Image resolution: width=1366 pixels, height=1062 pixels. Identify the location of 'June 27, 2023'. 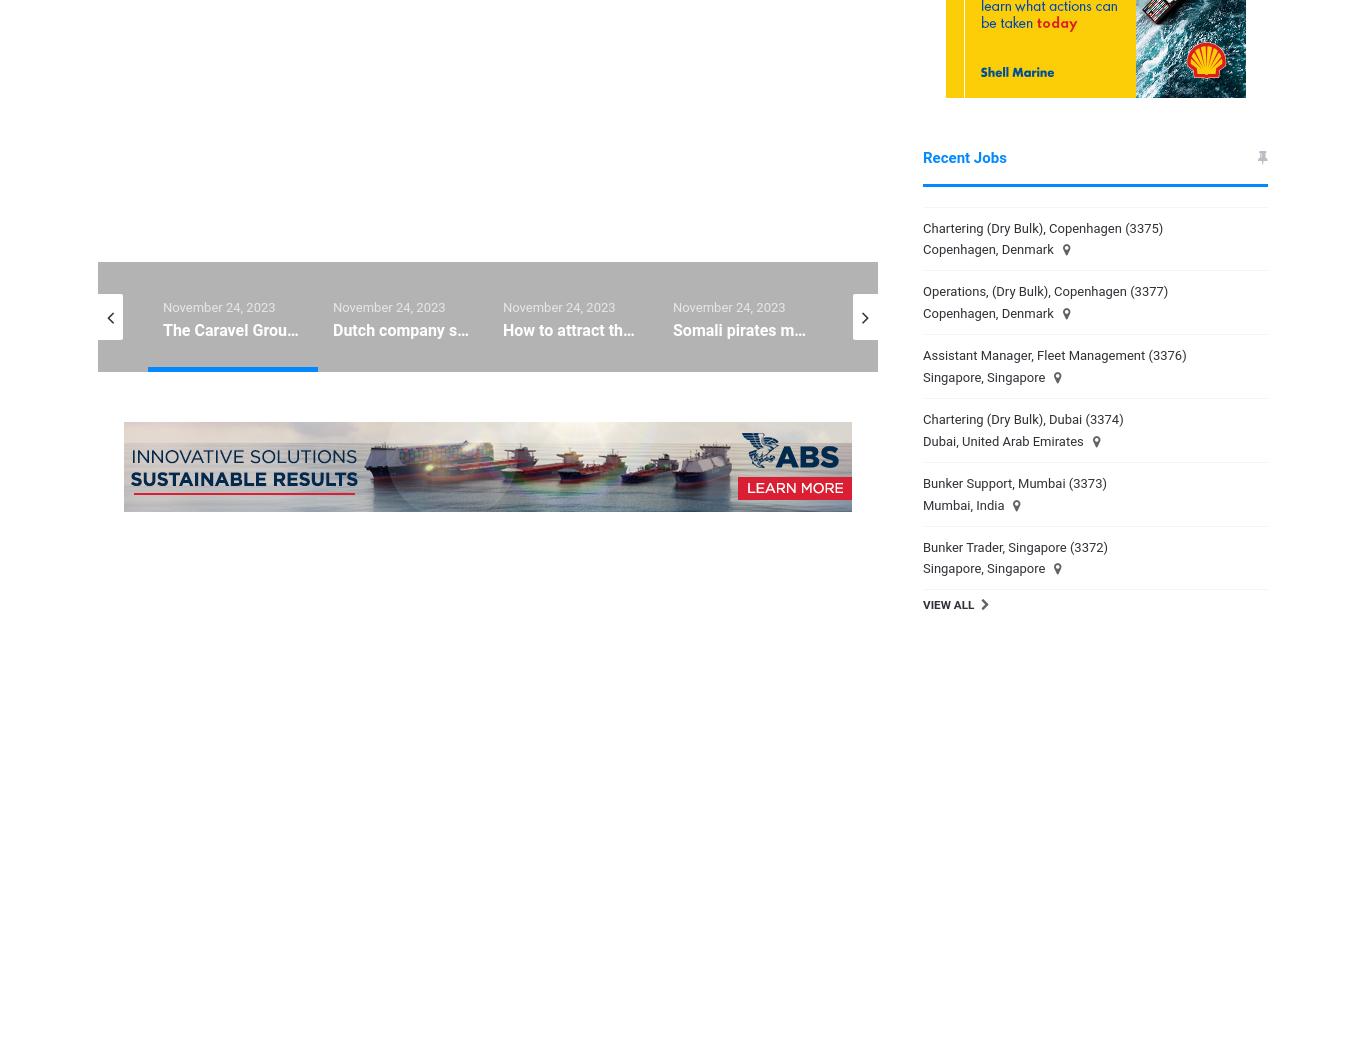
(1093, 937).